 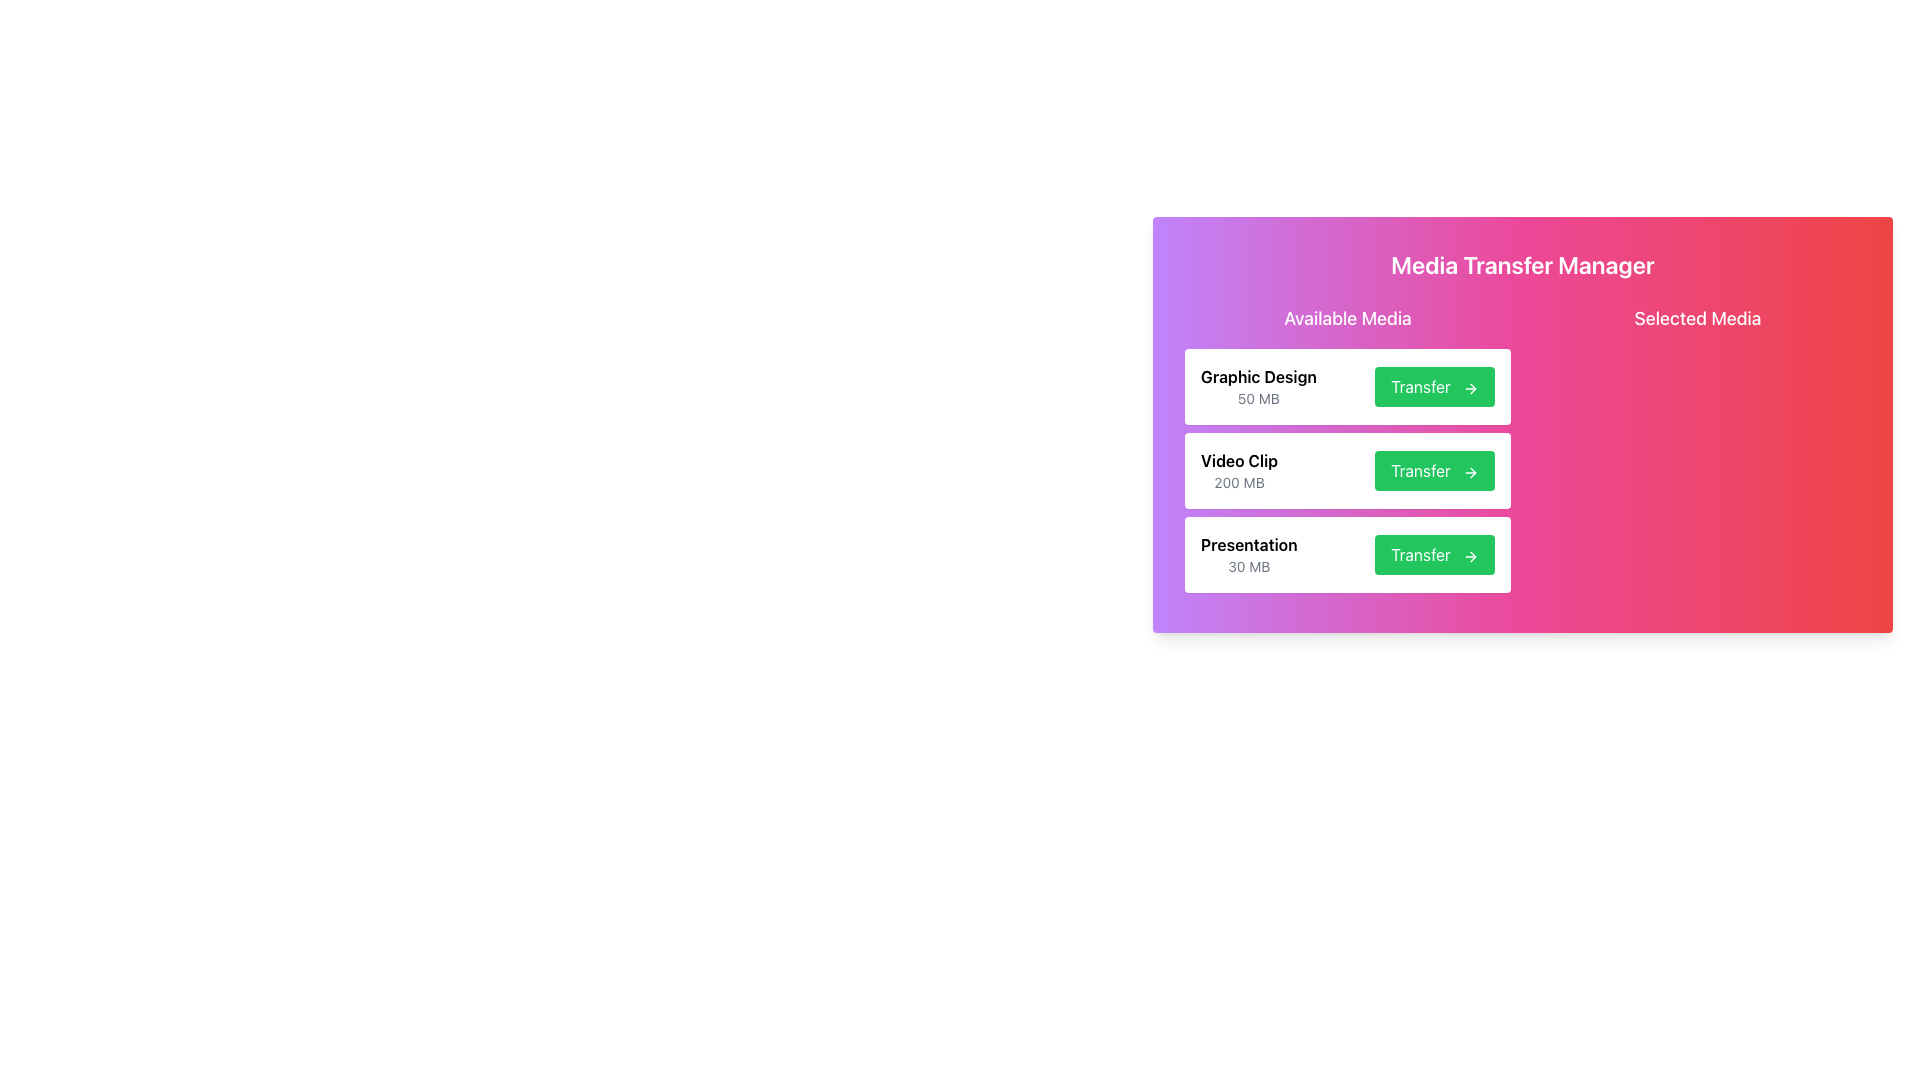 I want to click on the 'Selected Media' text label, which is displayed in white bold font on a red gradient bar located at the top-right of the interface, so click(x=1697, y=318).